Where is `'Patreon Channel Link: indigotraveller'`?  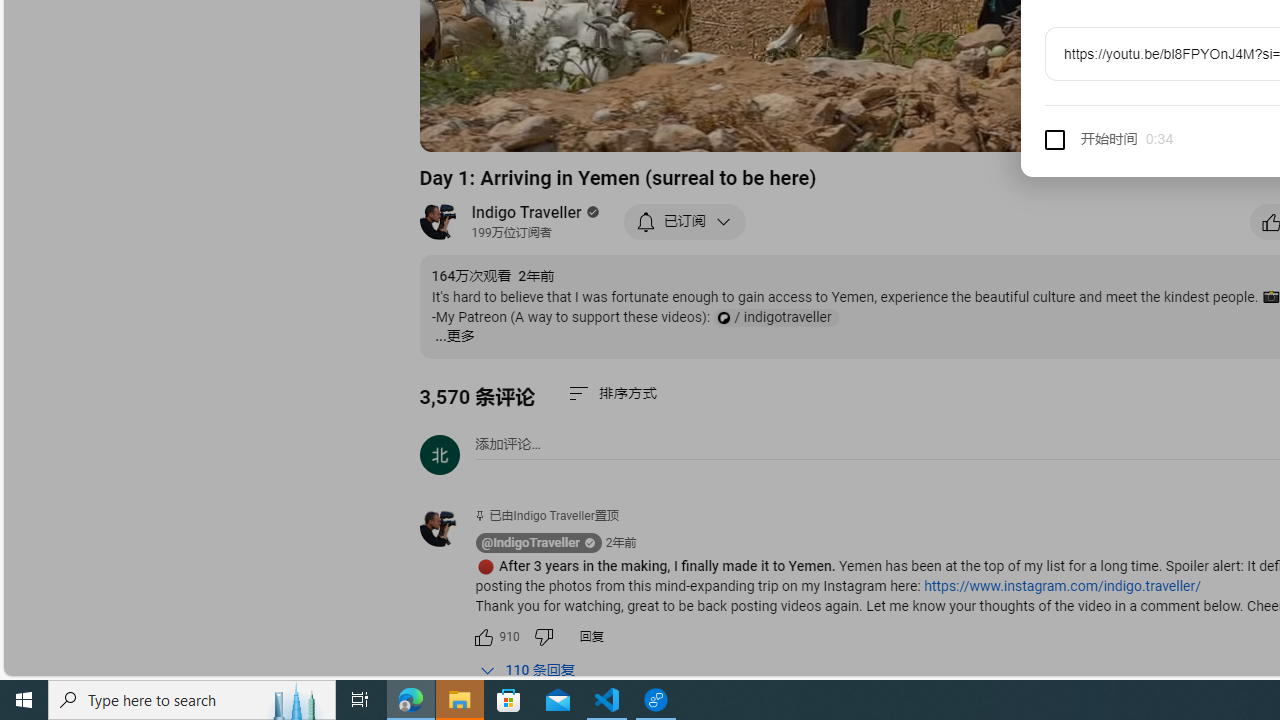 'Patreon Channel Link: indigotraveller' is located at coordinates (774, 317).